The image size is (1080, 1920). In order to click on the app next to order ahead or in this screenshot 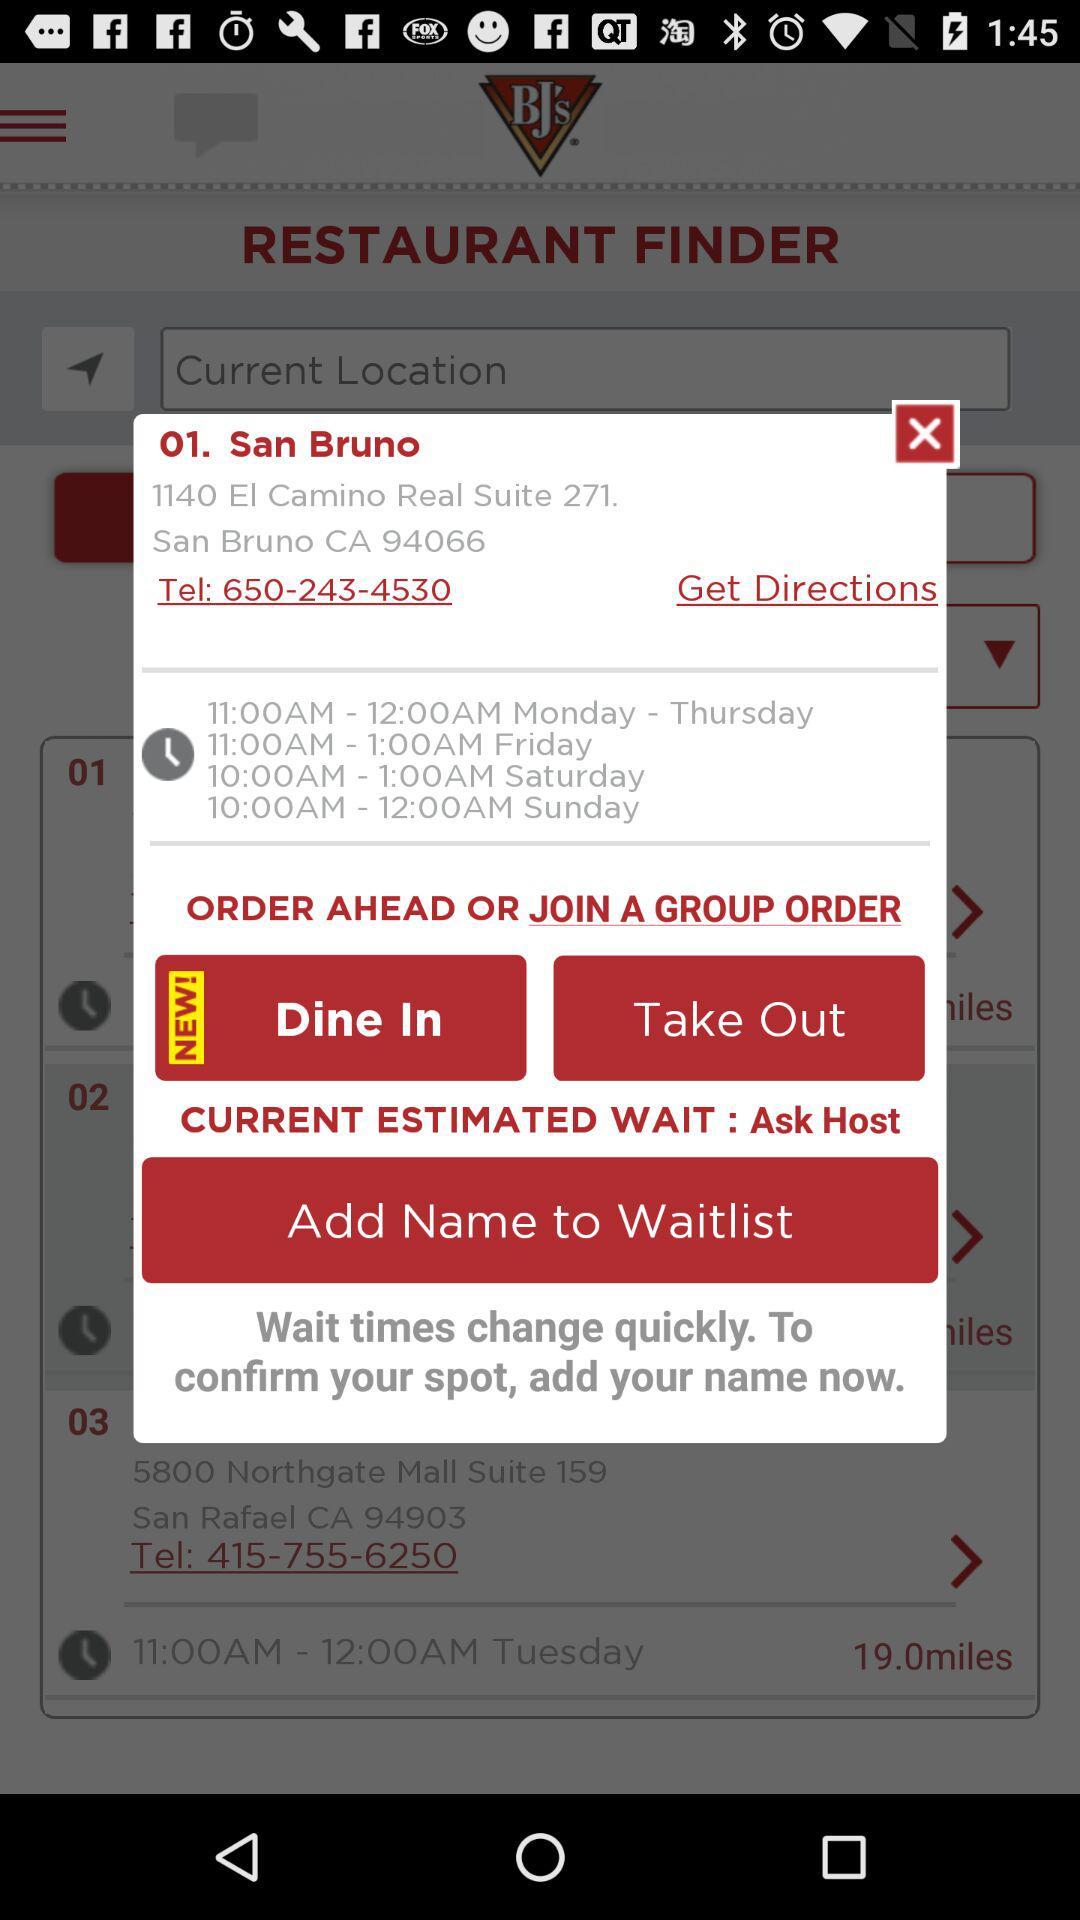, I will do `click(714, 903)`.